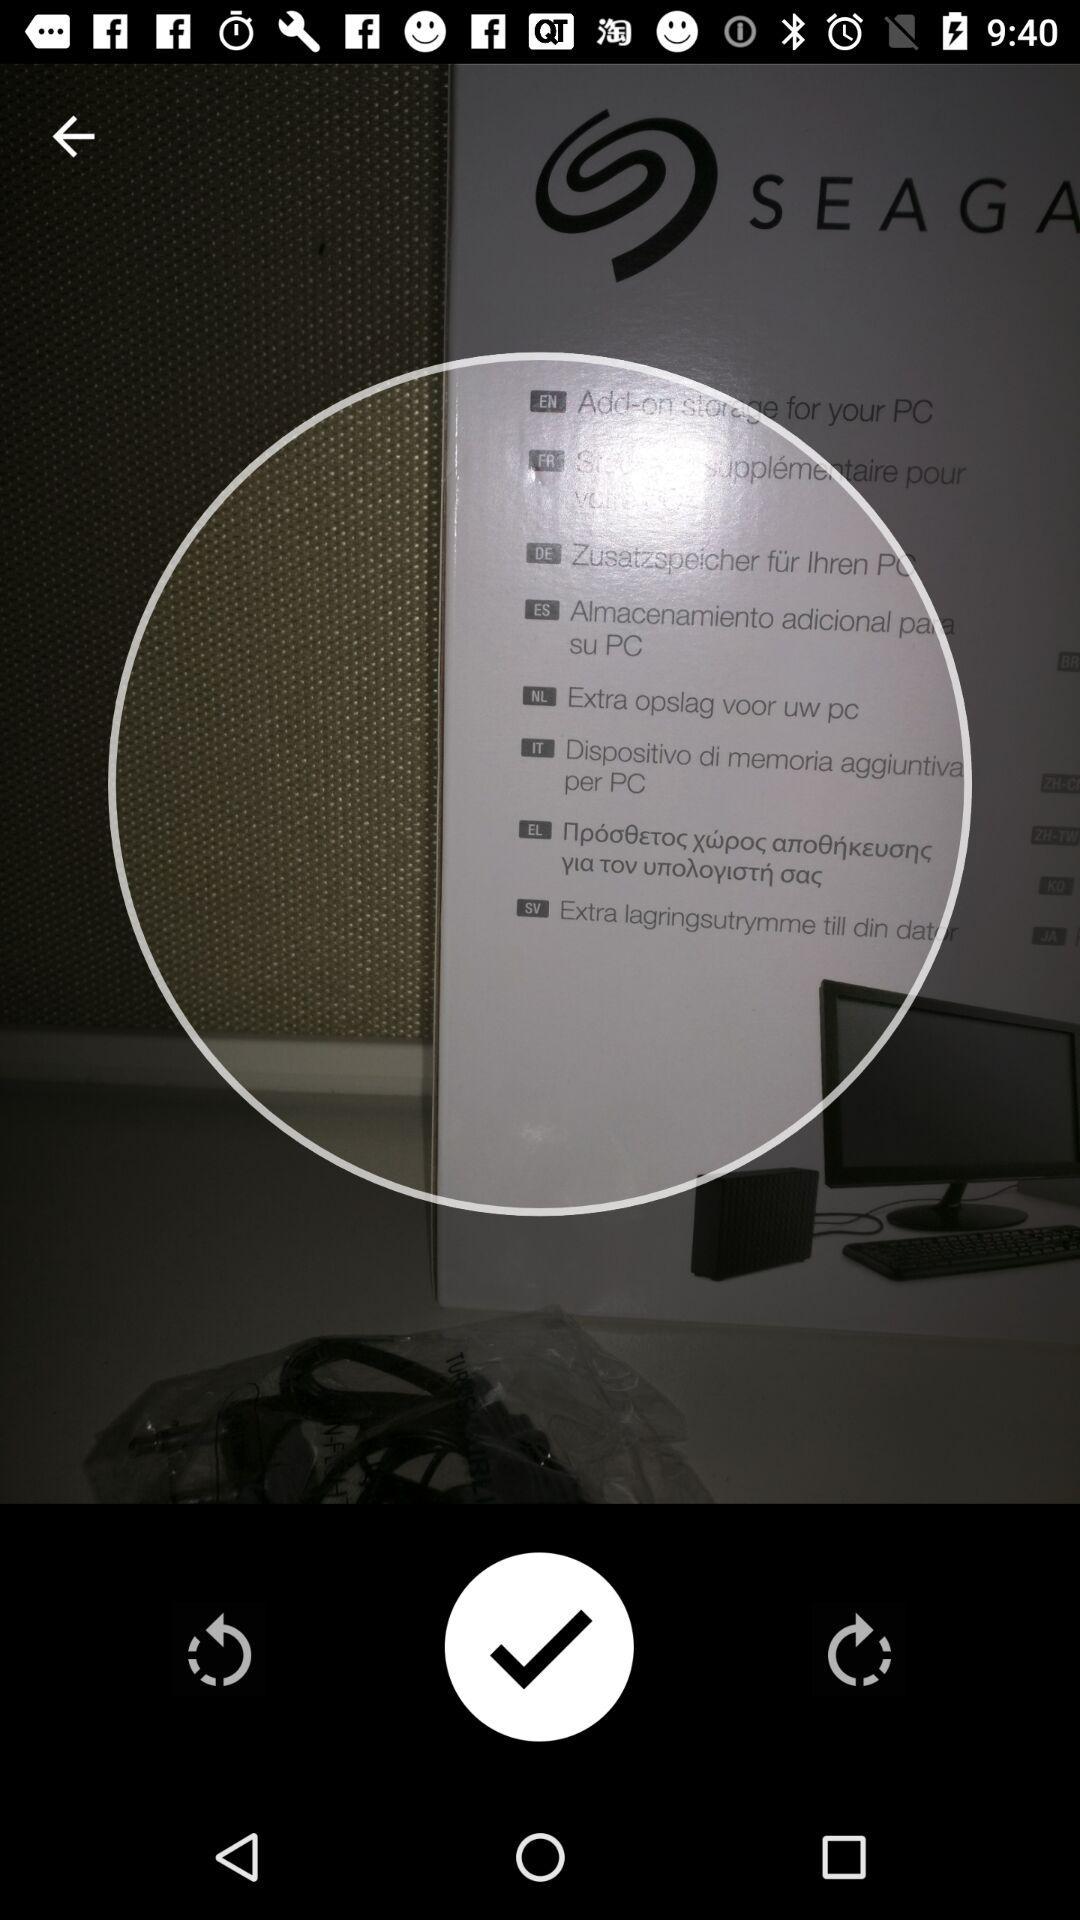 This screenshot has height=1920, width=1080. What do you see at coordinates (538, 1649) in the screenshot?
I see `area` at bounding box center [538, 1649].